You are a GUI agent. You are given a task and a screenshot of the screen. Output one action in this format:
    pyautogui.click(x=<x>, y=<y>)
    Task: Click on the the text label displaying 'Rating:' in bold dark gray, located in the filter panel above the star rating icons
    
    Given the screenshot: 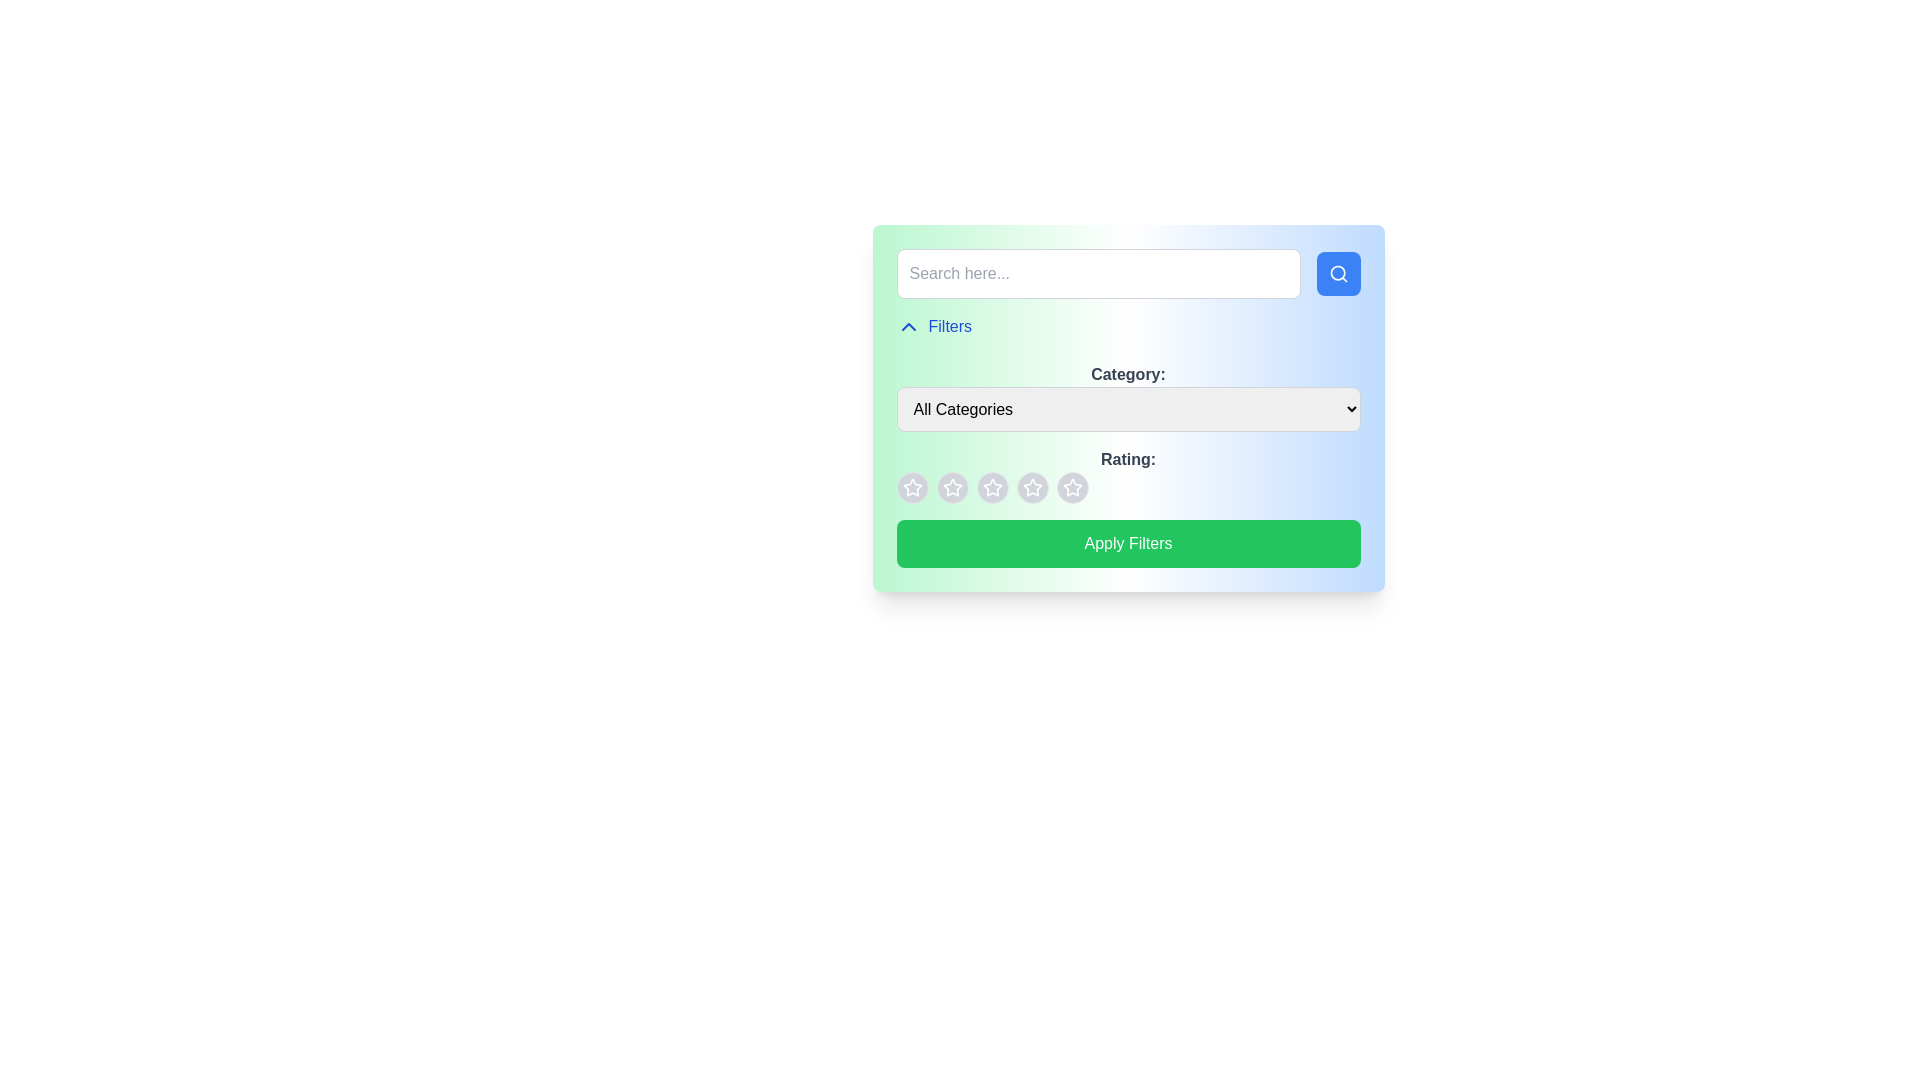 What is the action you would take?
    pyautogui.click(x=1128, y=459)
    